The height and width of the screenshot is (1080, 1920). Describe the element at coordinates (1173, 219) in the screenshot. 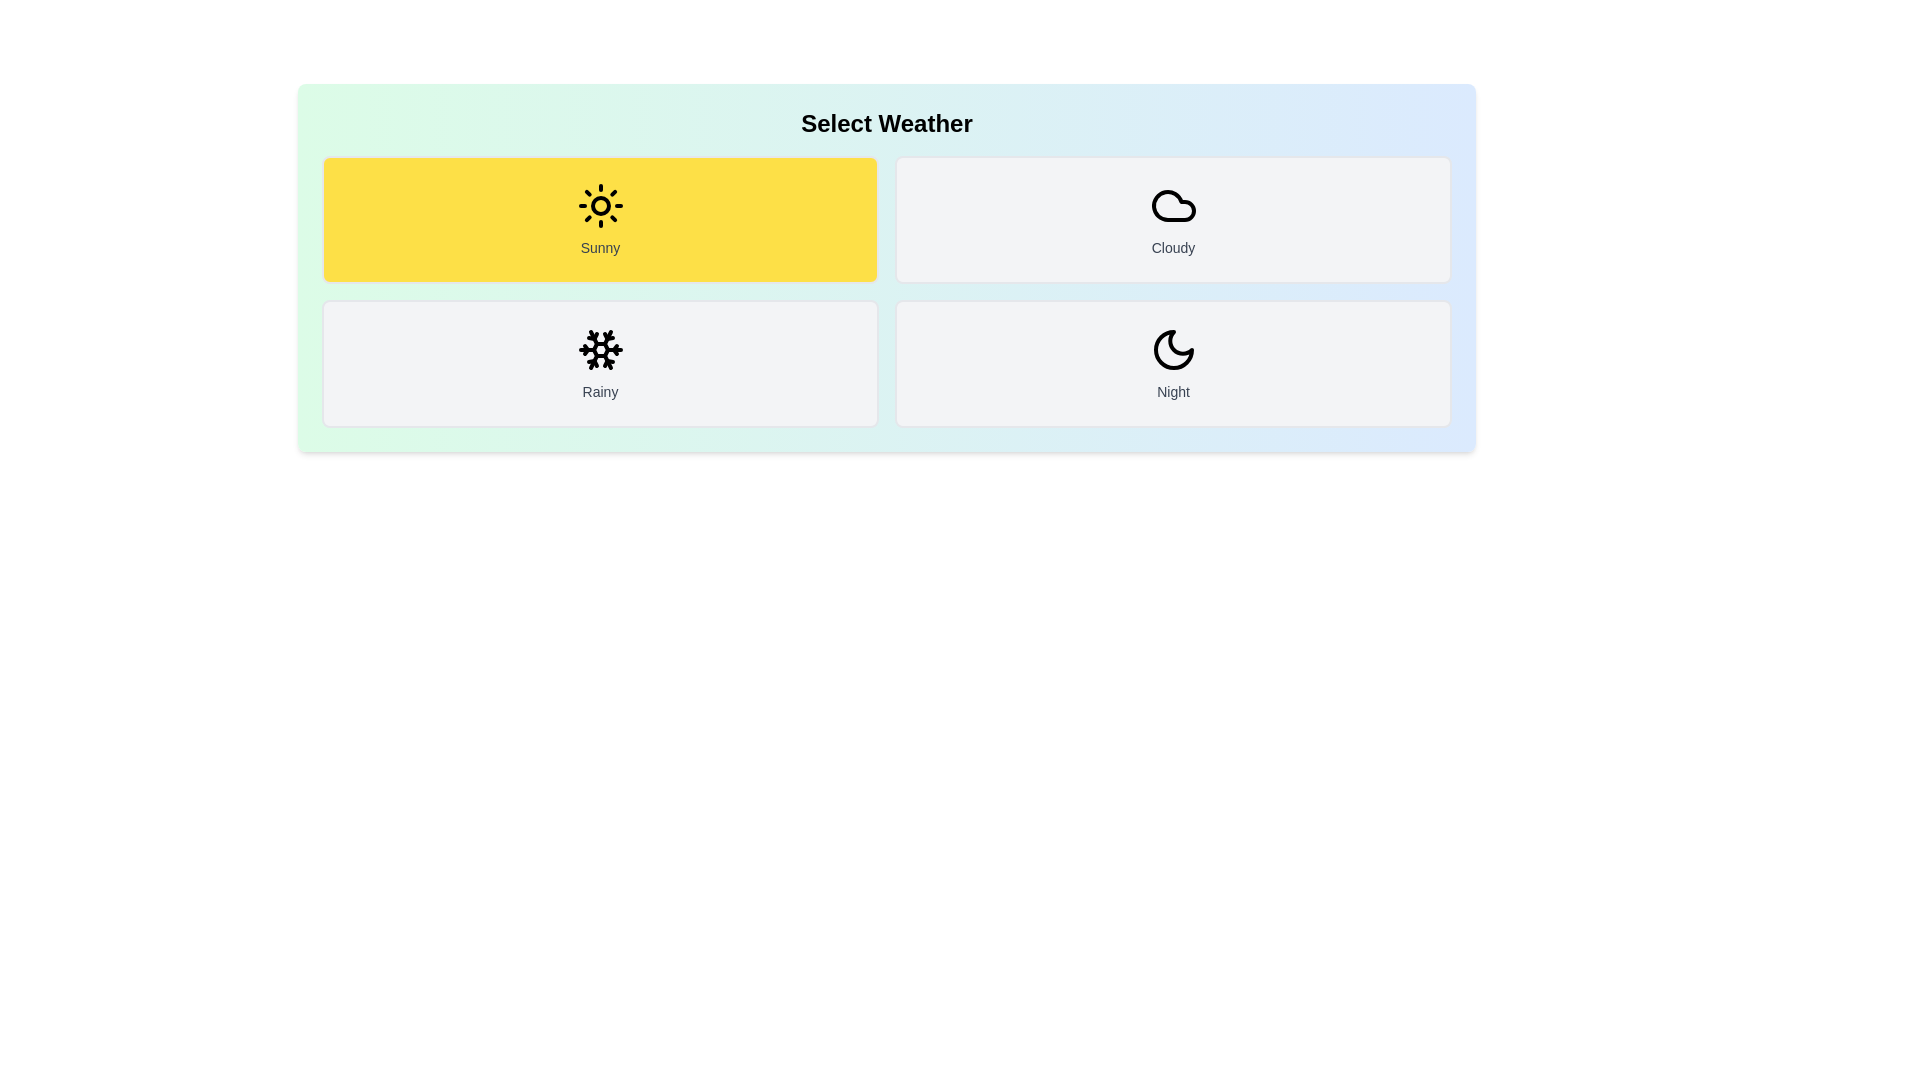

I see `the weather type by clicking on the button corresponding to Cloudy` at that location.